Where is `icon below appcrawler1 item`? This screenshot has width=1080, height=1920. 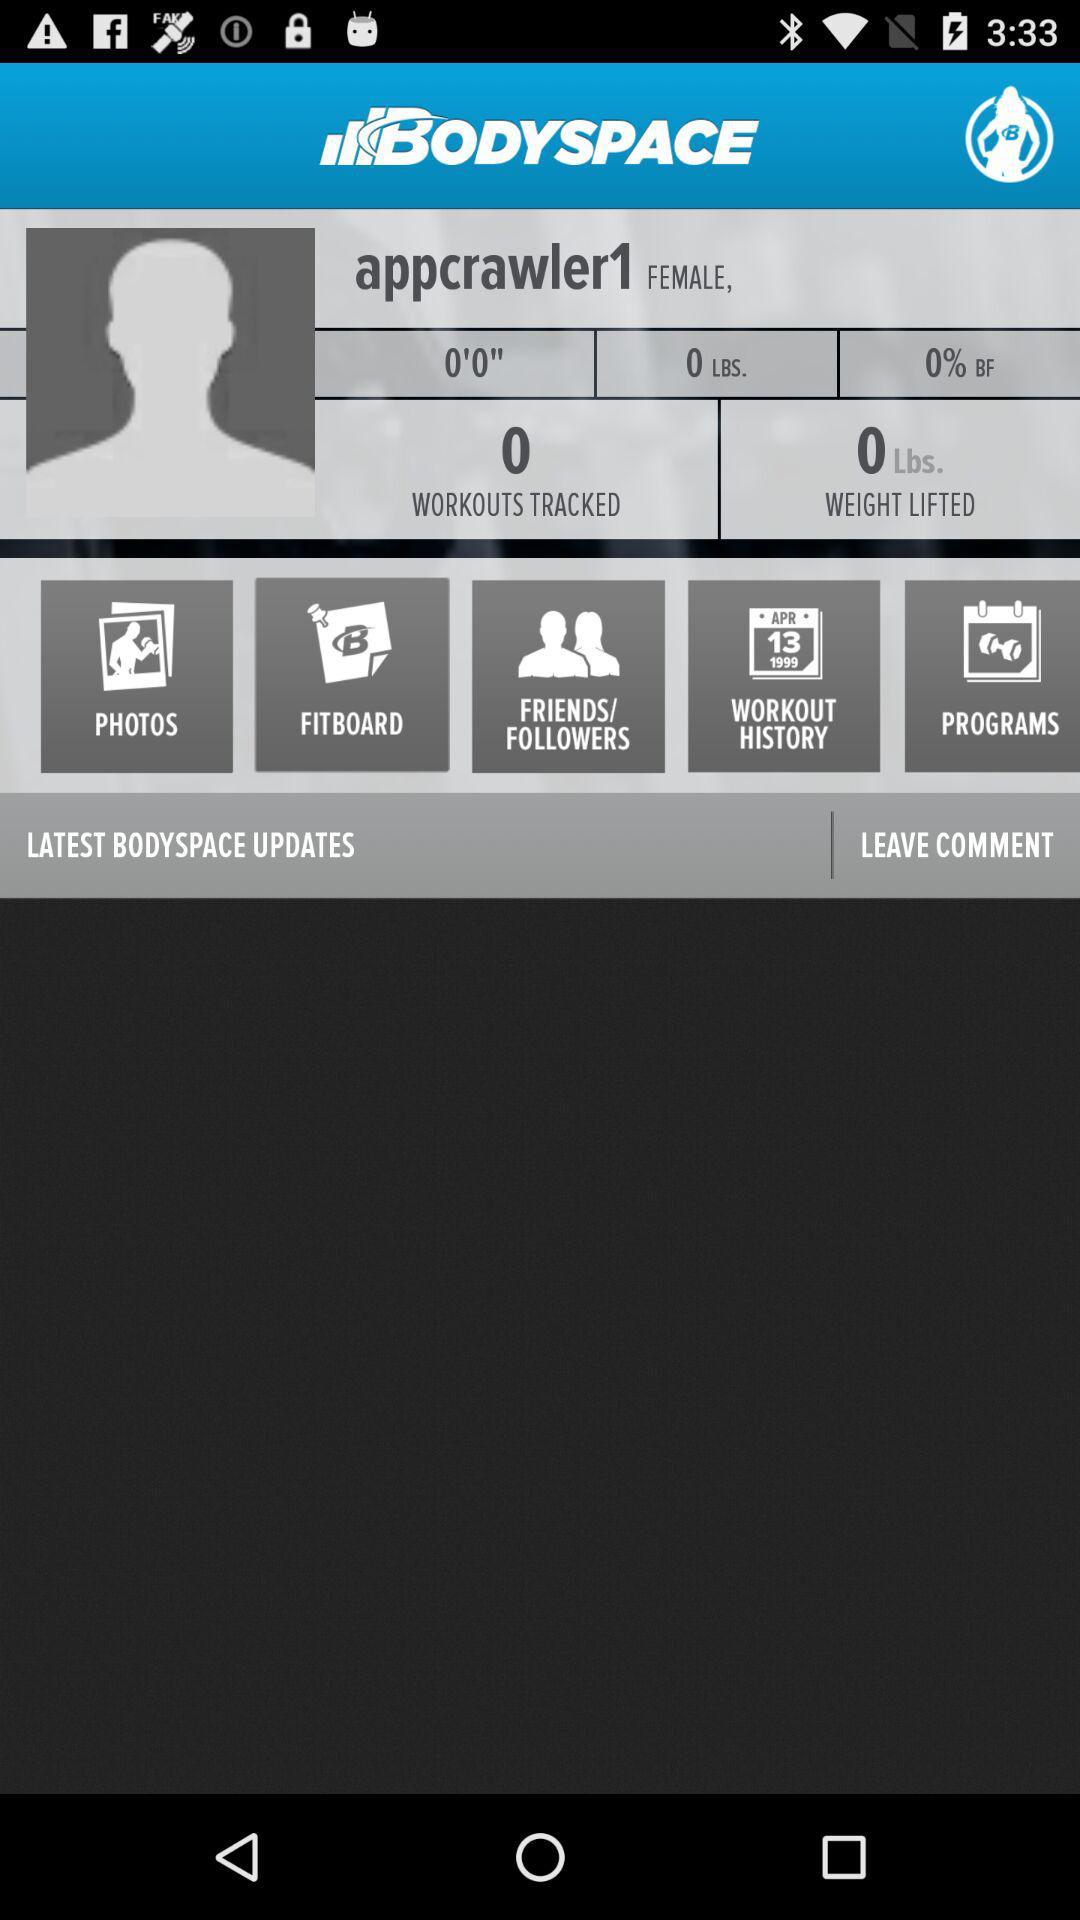
icon below appcrawler1 item is located at coordinates (176, 363).